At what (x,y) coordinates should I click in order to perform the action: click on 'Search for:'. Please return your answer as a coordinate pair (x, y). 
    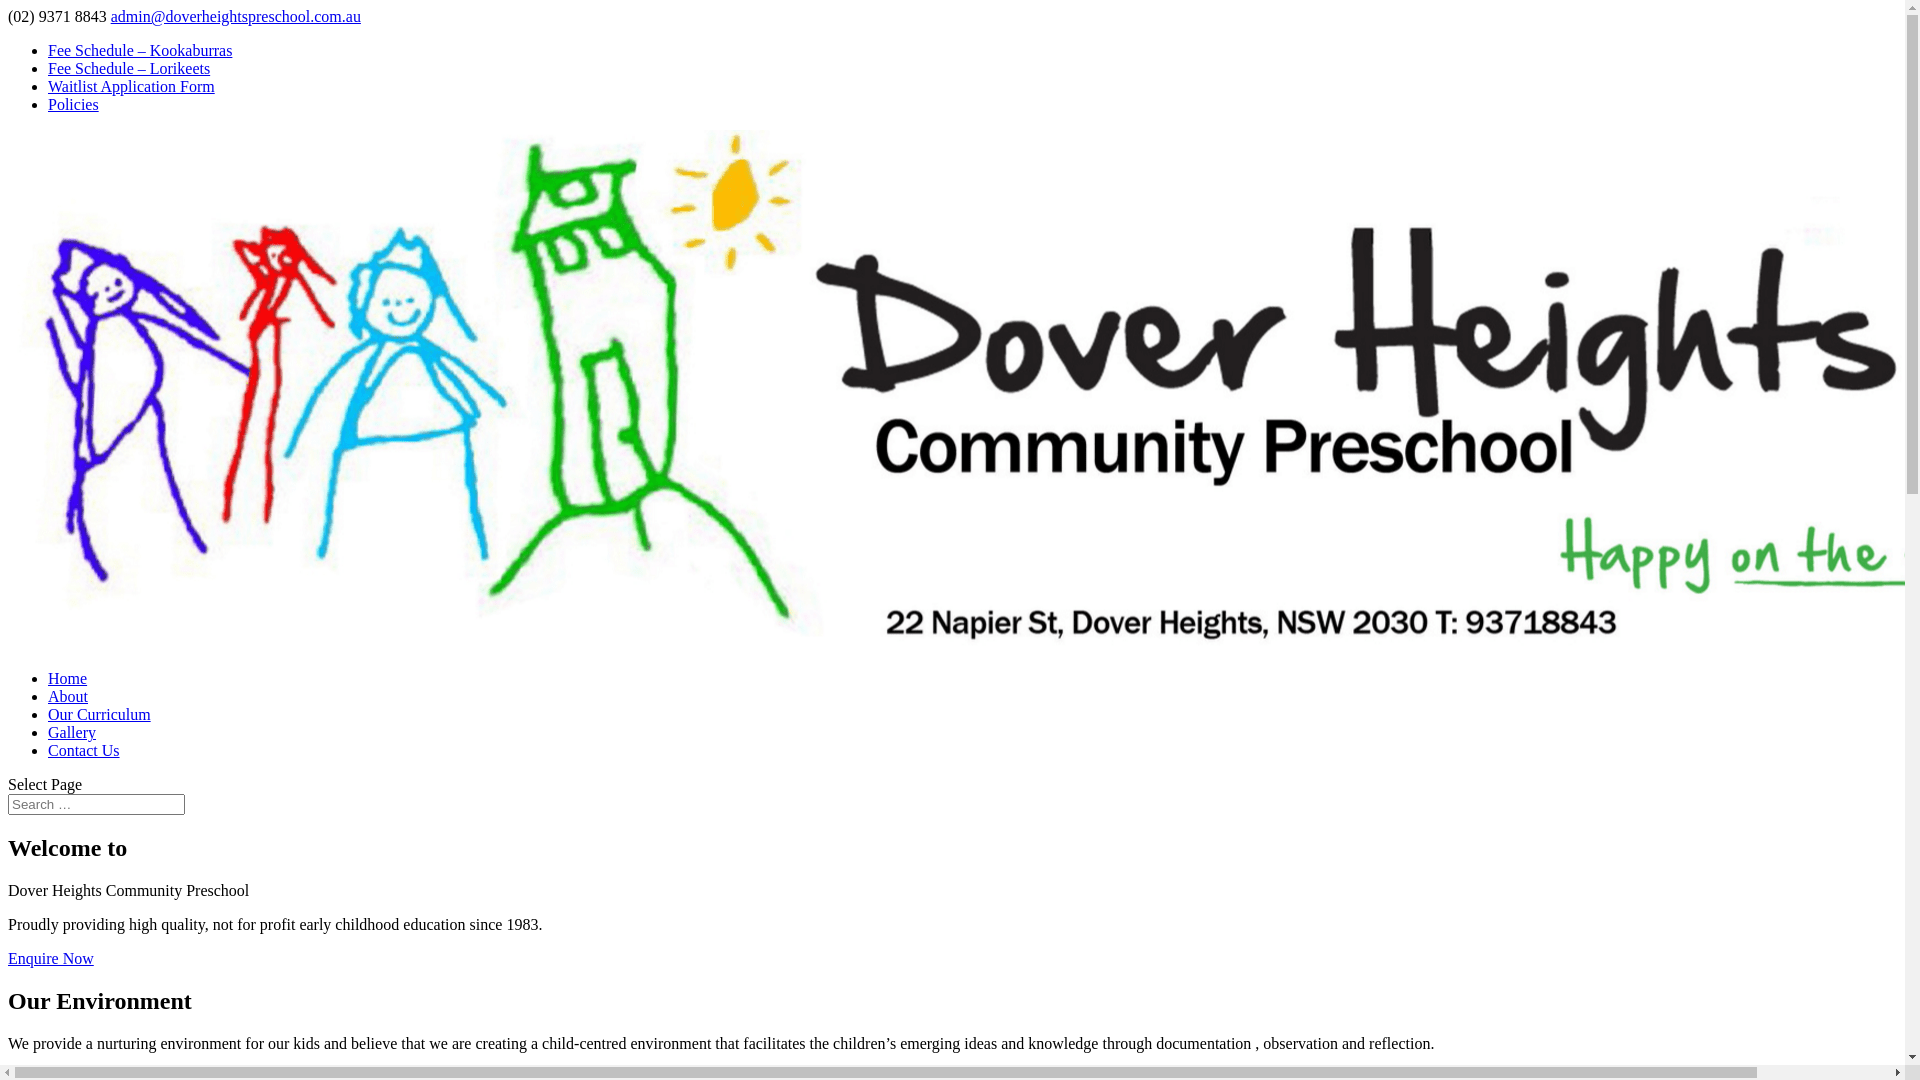
    Looking at the image, I should click on (8, 803).